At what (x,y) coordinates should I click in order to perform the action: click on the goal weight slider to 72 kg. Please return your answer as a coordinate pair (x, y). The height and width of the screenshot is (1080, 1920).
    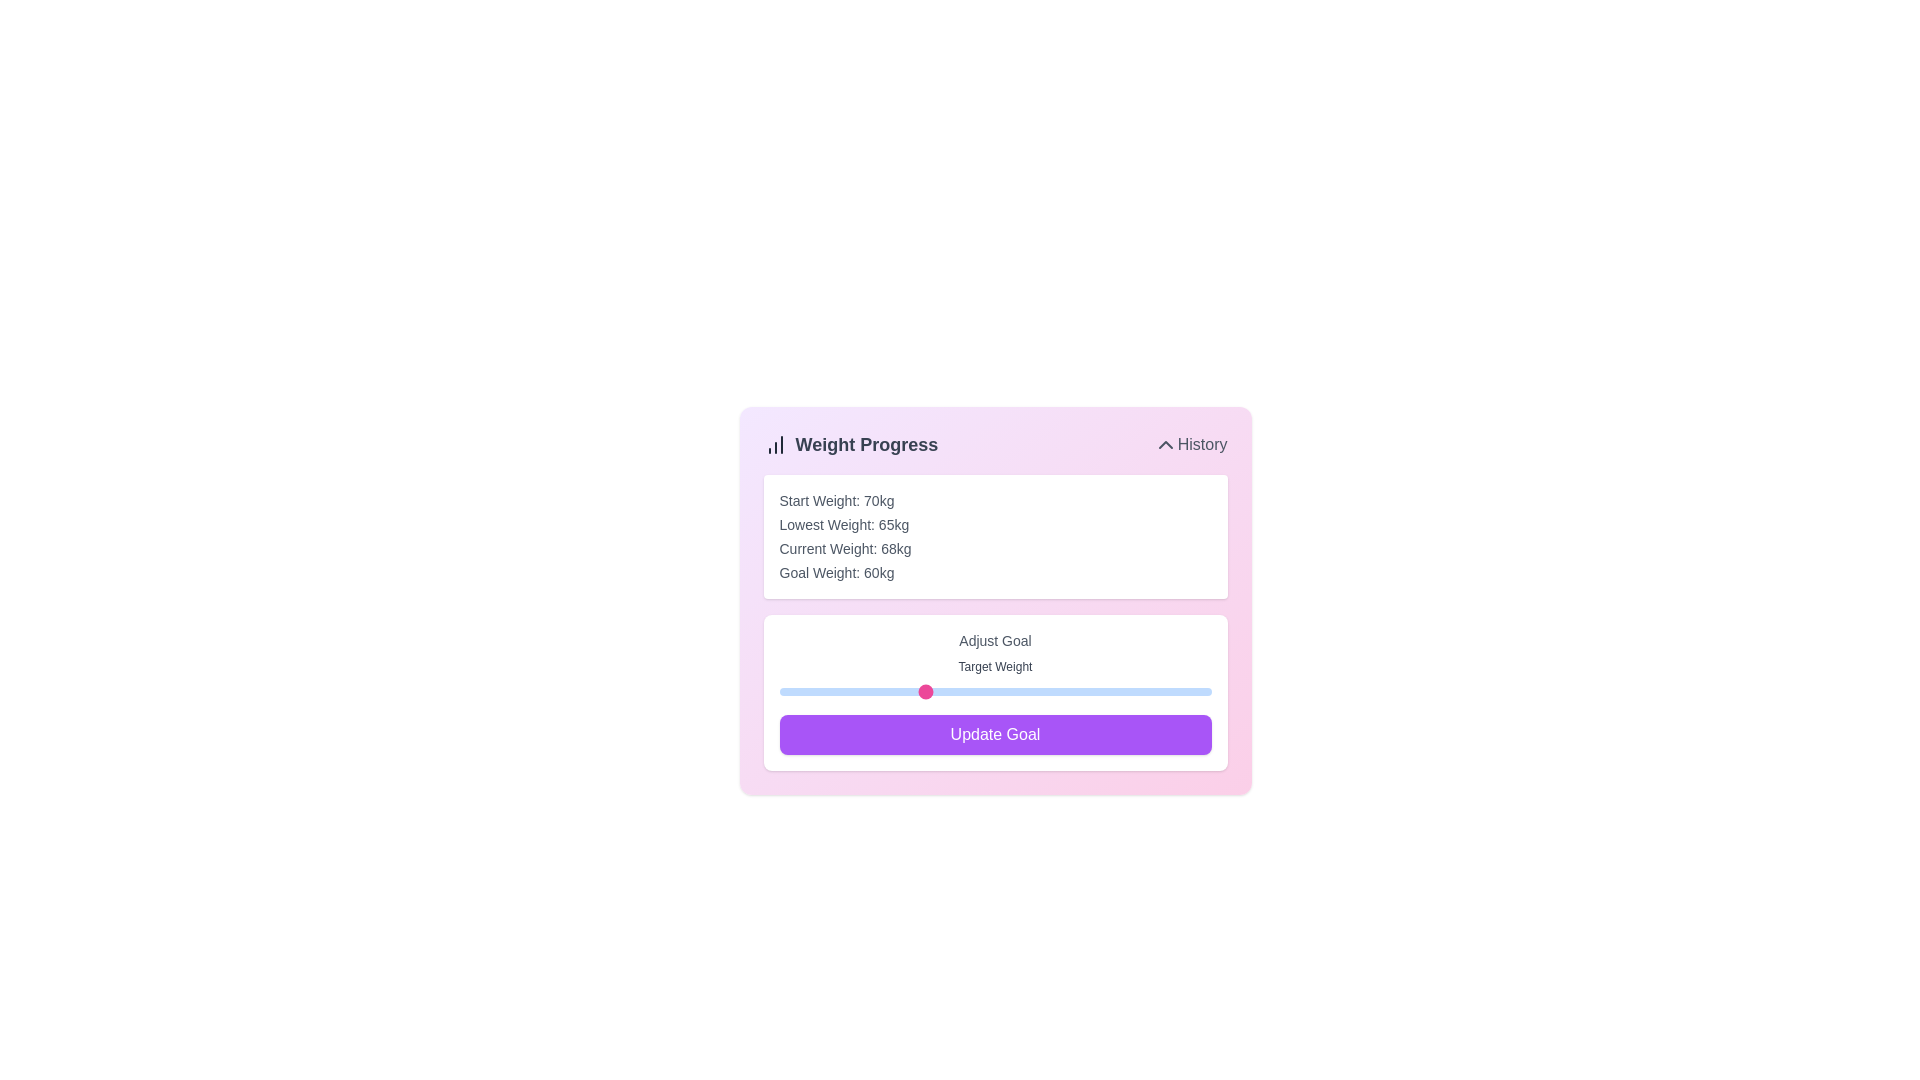
    Looking at the image, I should click on (1095, 690).